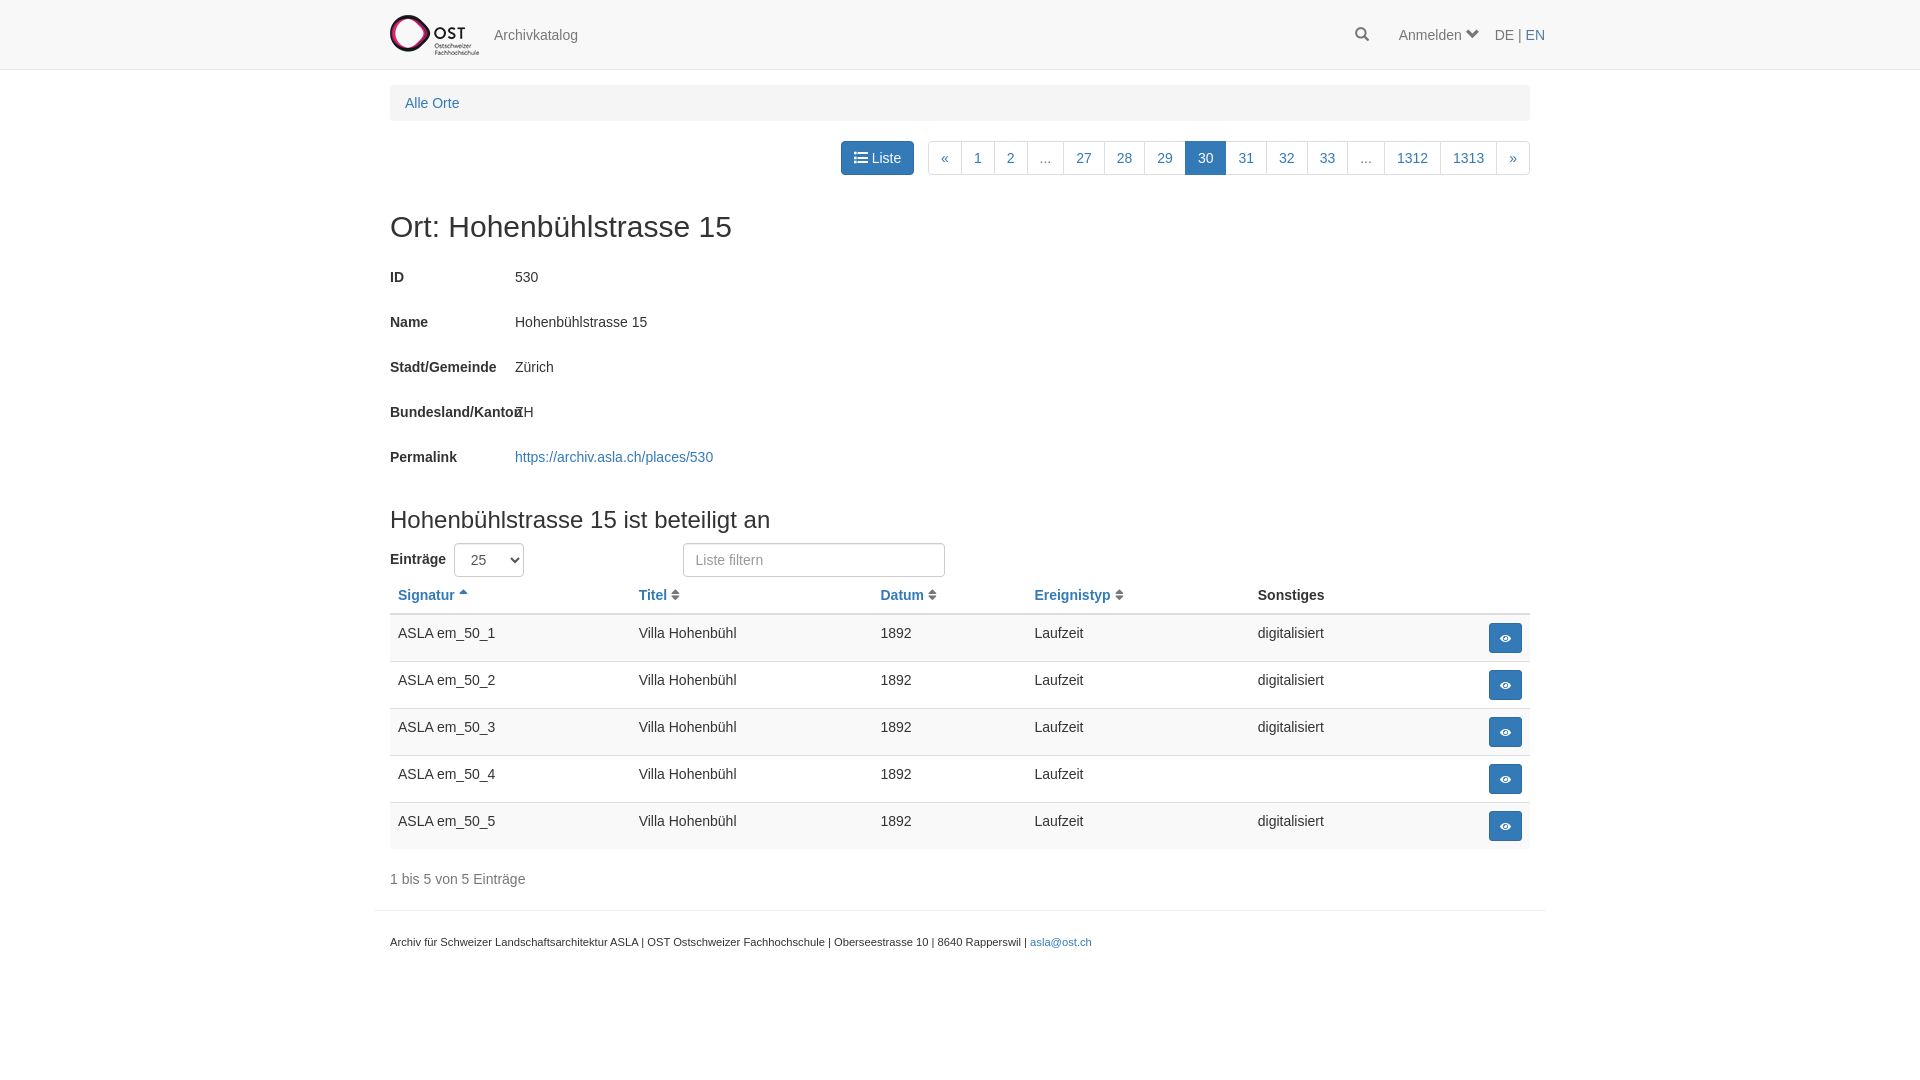  I want to click on '1', so click(978, 157).